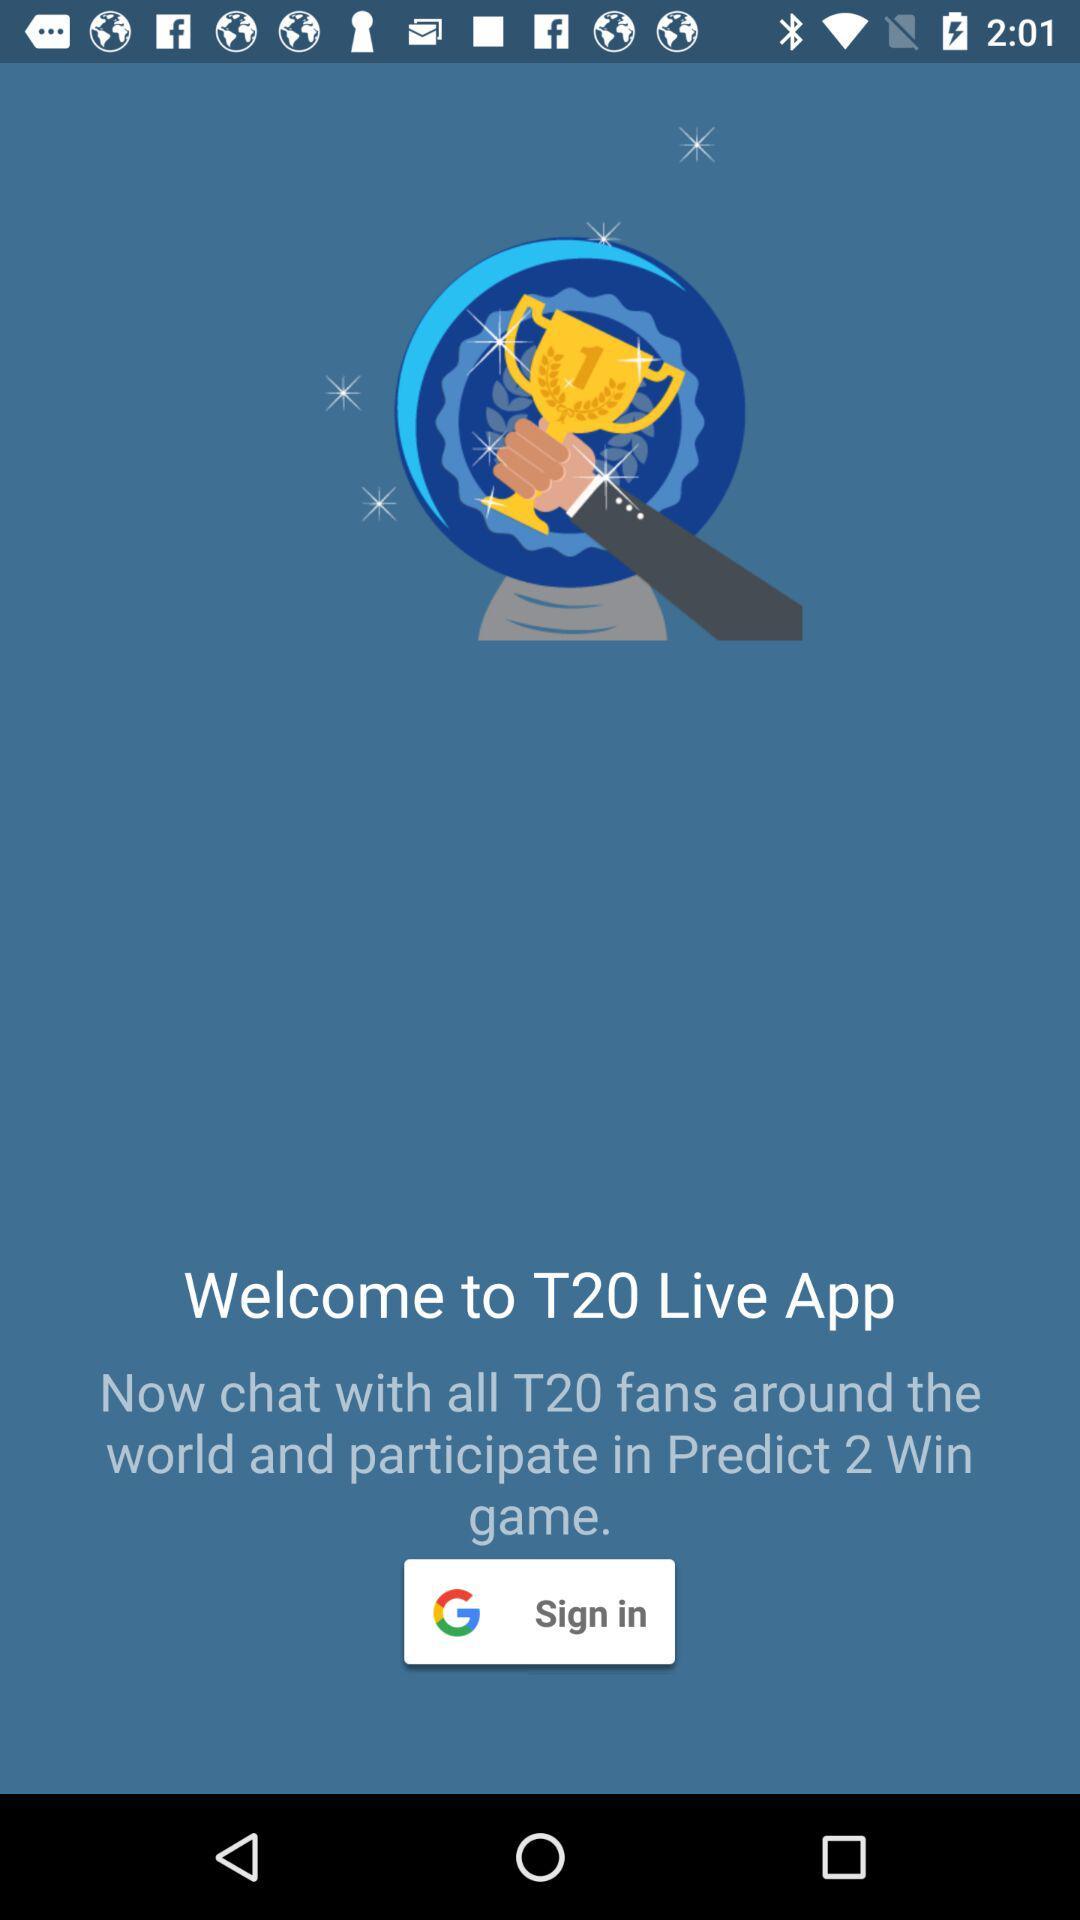 The height and width of the screenshot is (1920, 1080). Describe the element at coordinates (538, 1611) in the screenshot. I see `sign in item` at that location.